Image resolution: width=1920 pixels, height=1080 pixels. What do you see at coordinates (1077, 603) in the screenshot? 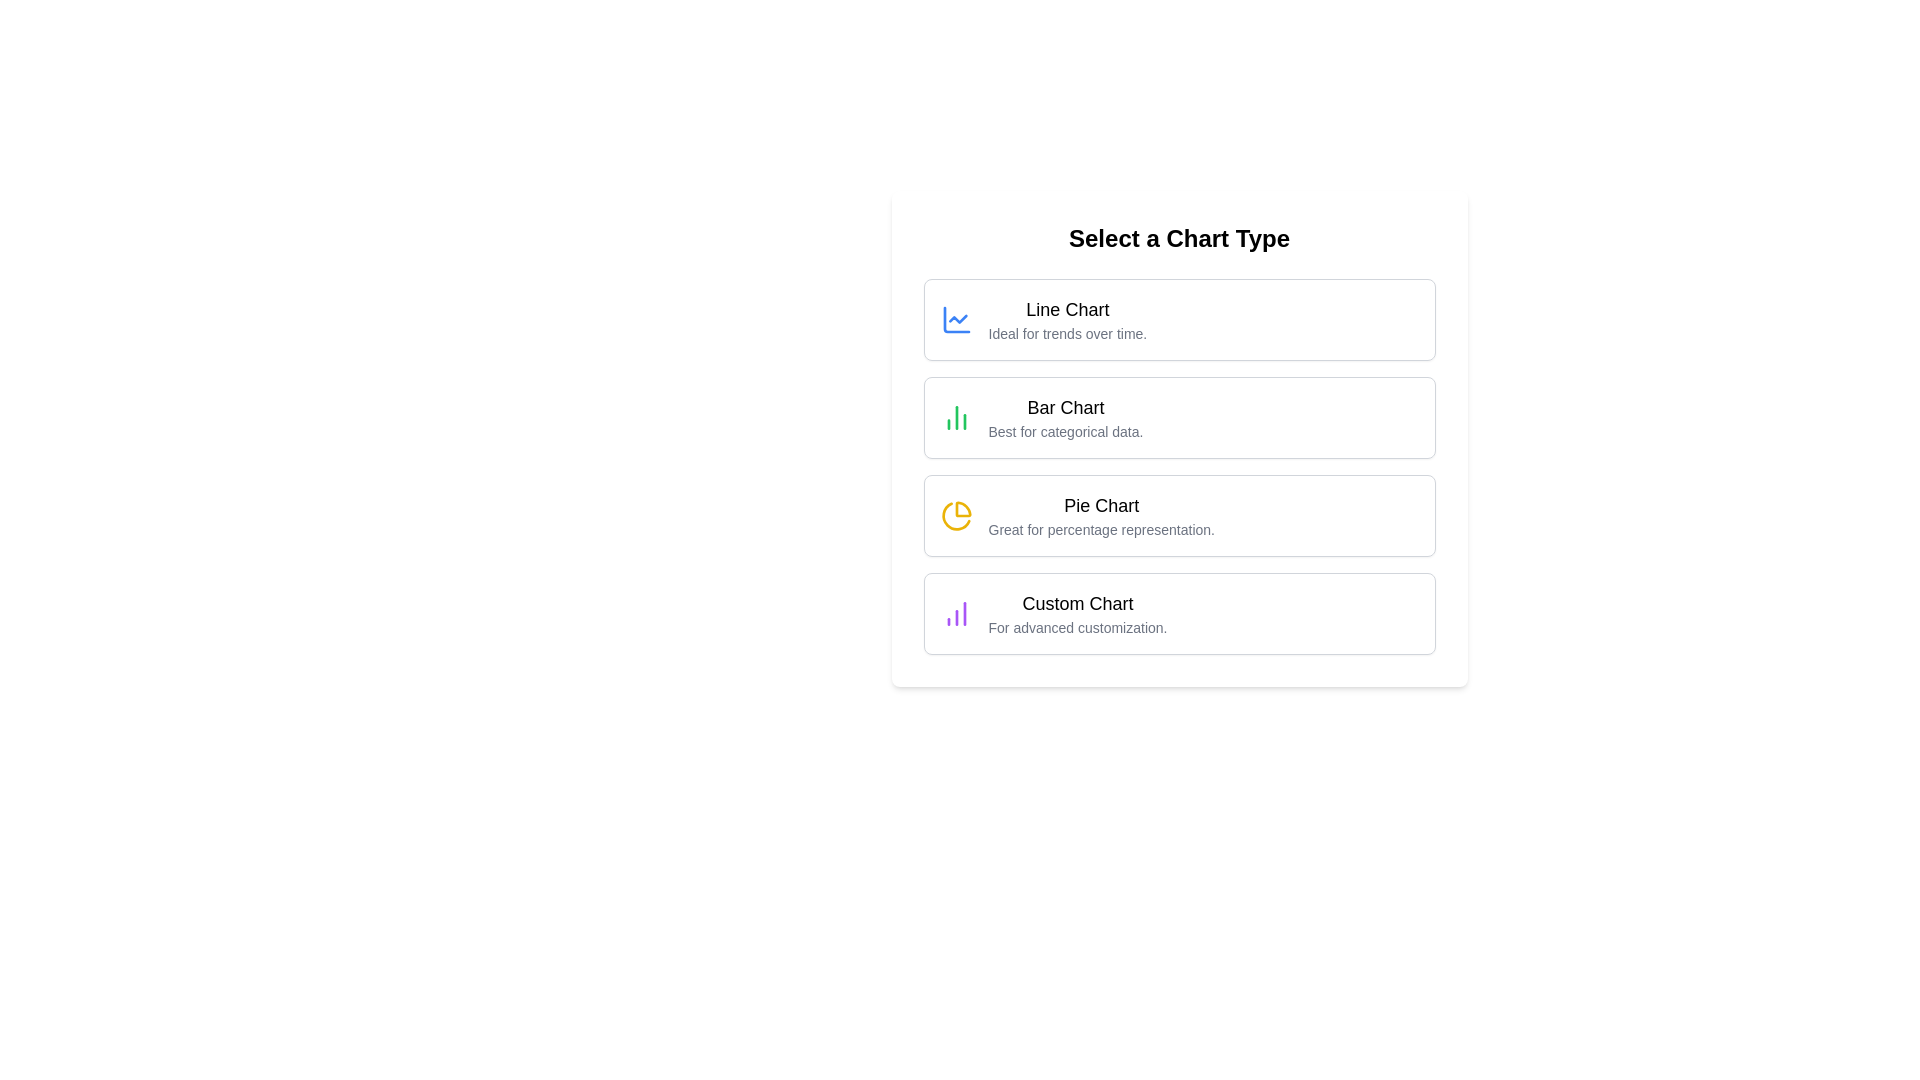
I see `text label that serves as the title for the 'Custom Chart' option within the chart selection menu, located above the description 'For advanced customization.'` at bounding box center [1077, 603].